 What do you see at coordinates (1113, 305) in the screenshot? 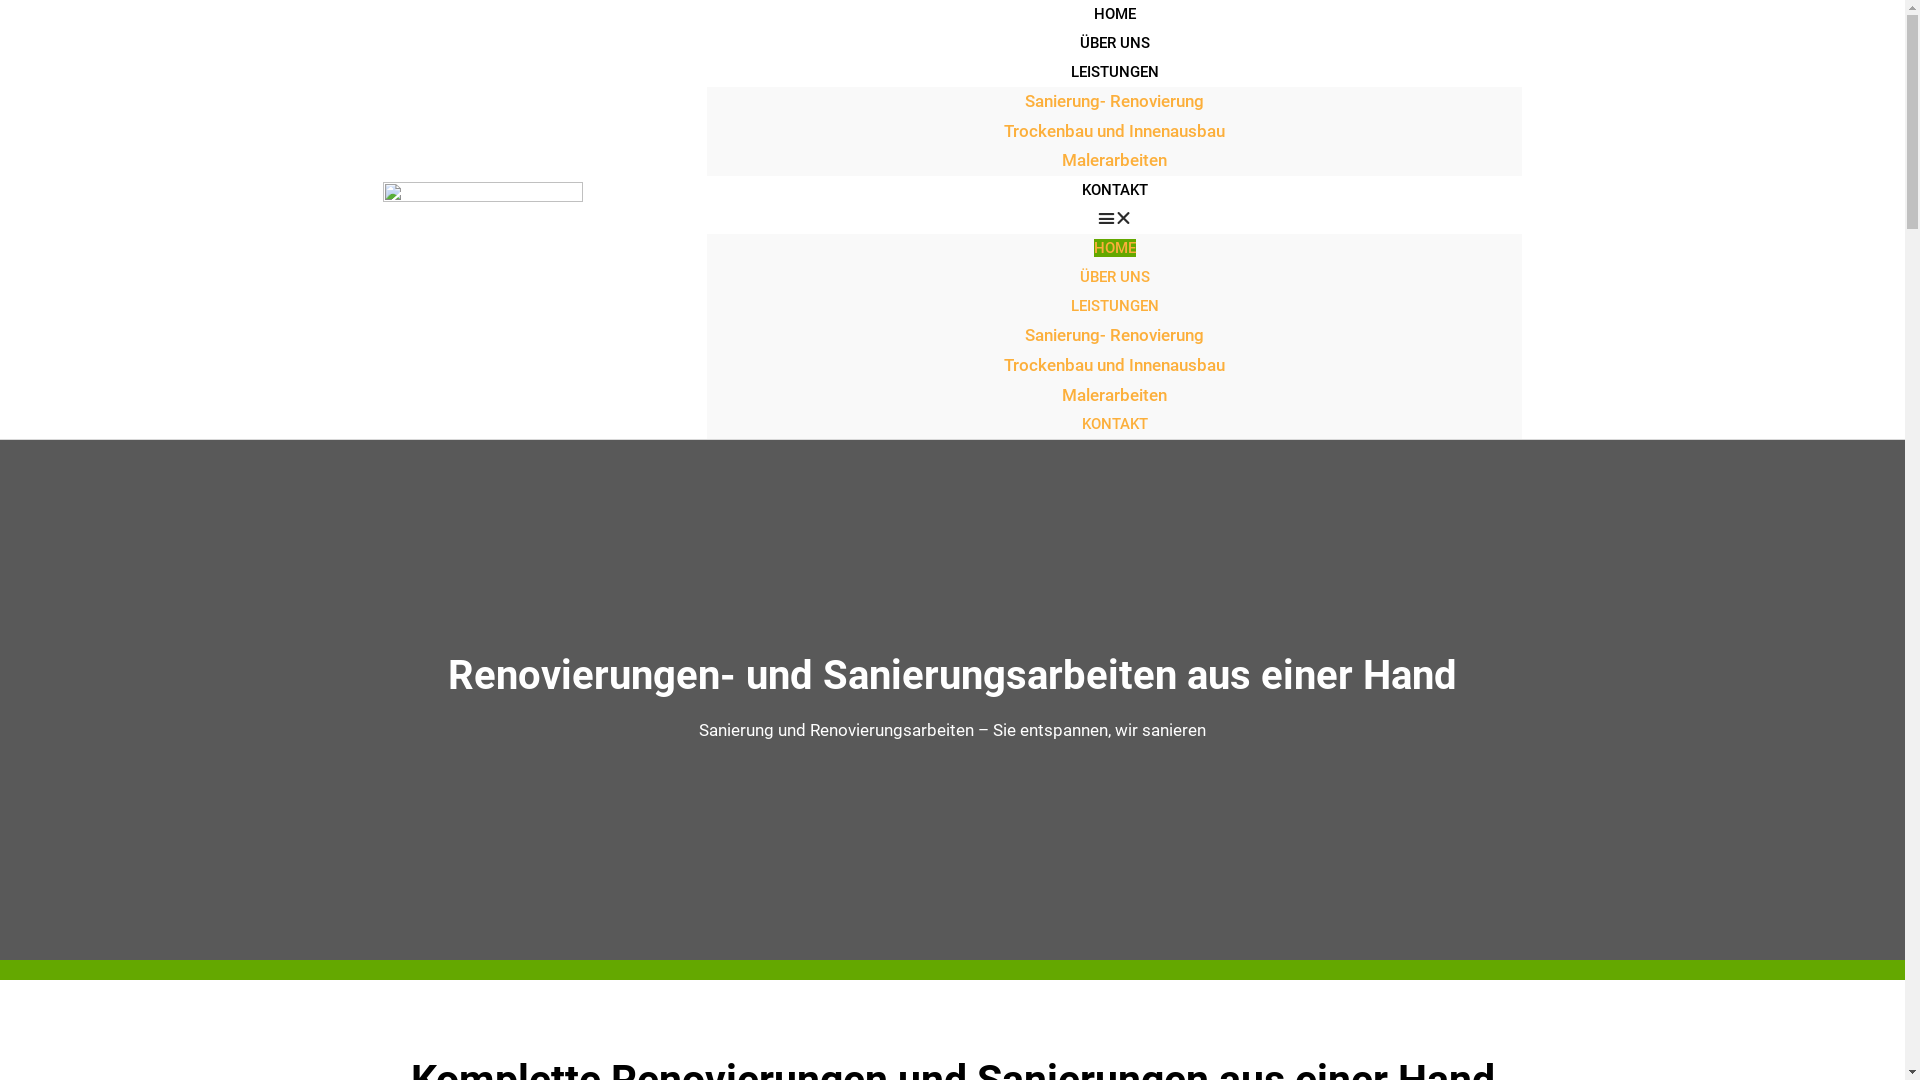
I see `'LEISTUNGEN'` at bounding box center [1113, 305].